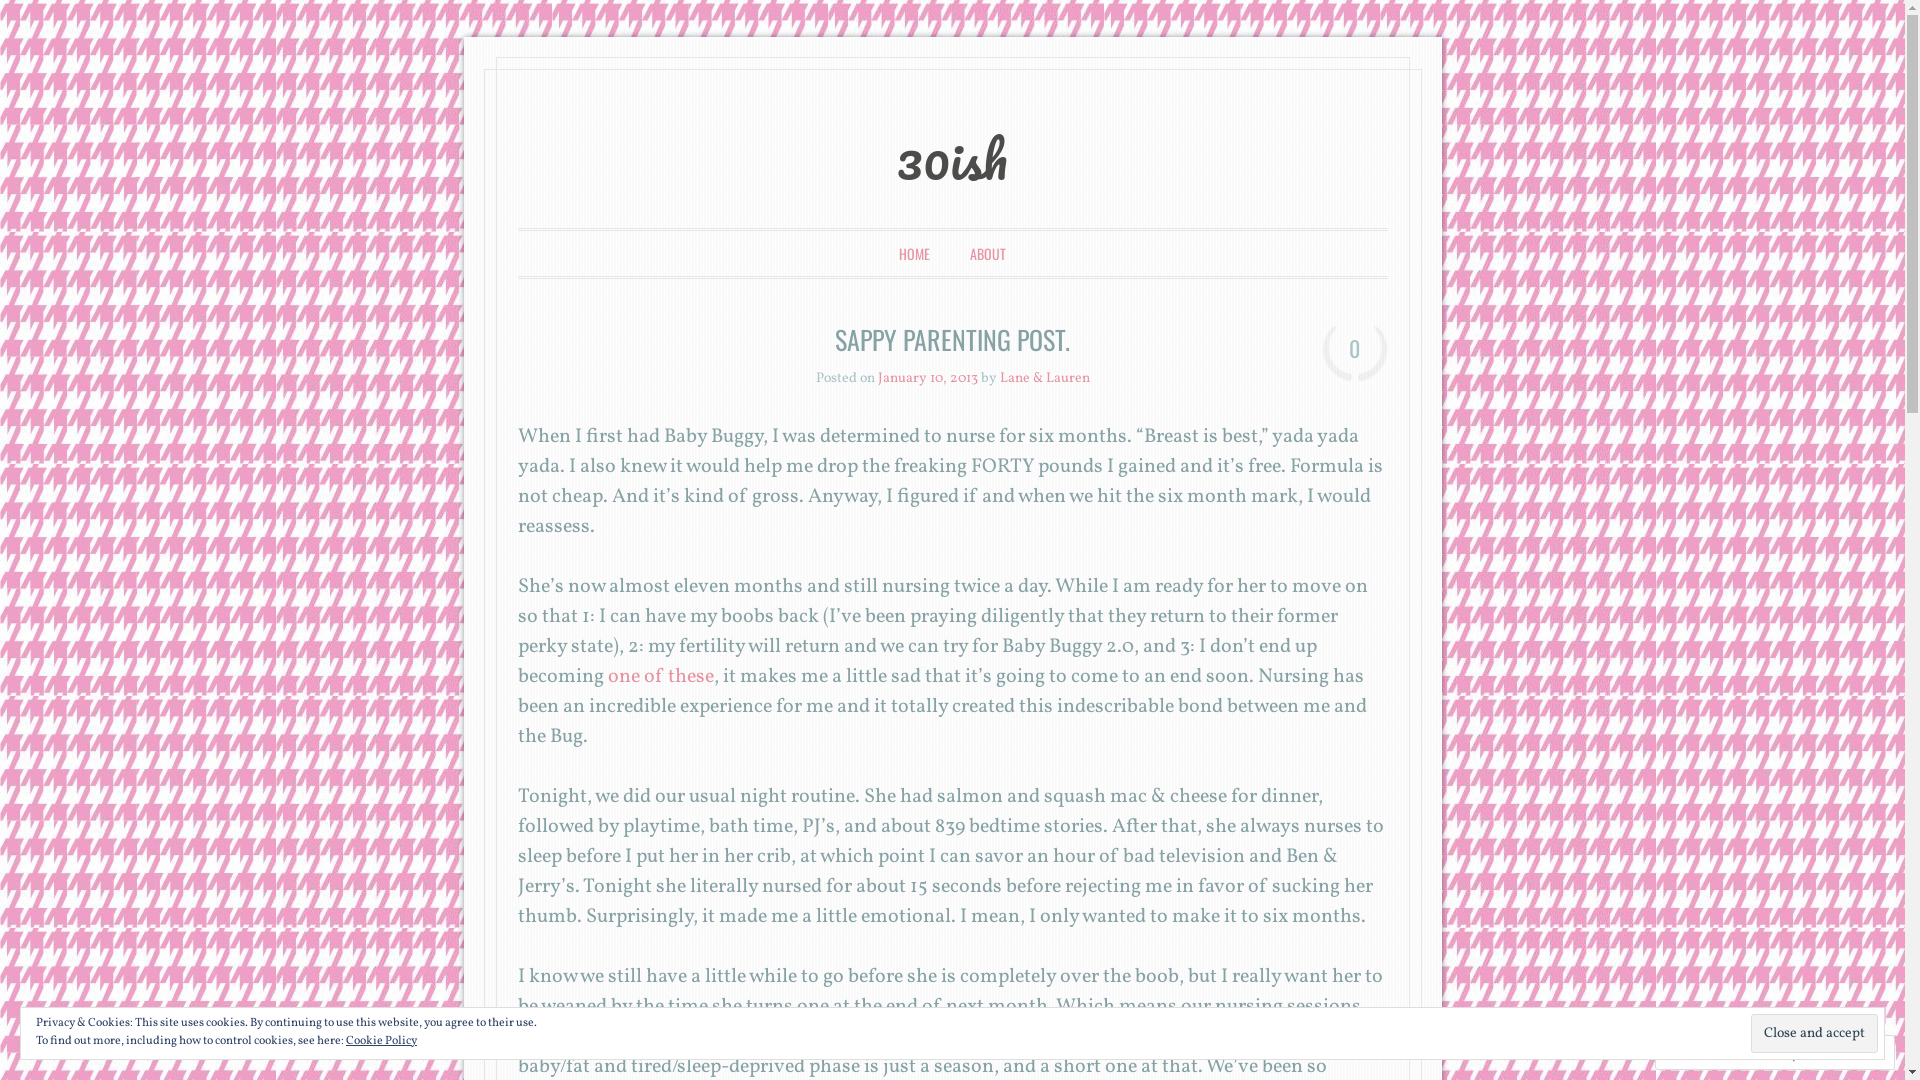 This screenshot has height=1080, width=1920. Describe the element at coordinates (603, 676) in the screenshot. I see `'one of these'` at that location.